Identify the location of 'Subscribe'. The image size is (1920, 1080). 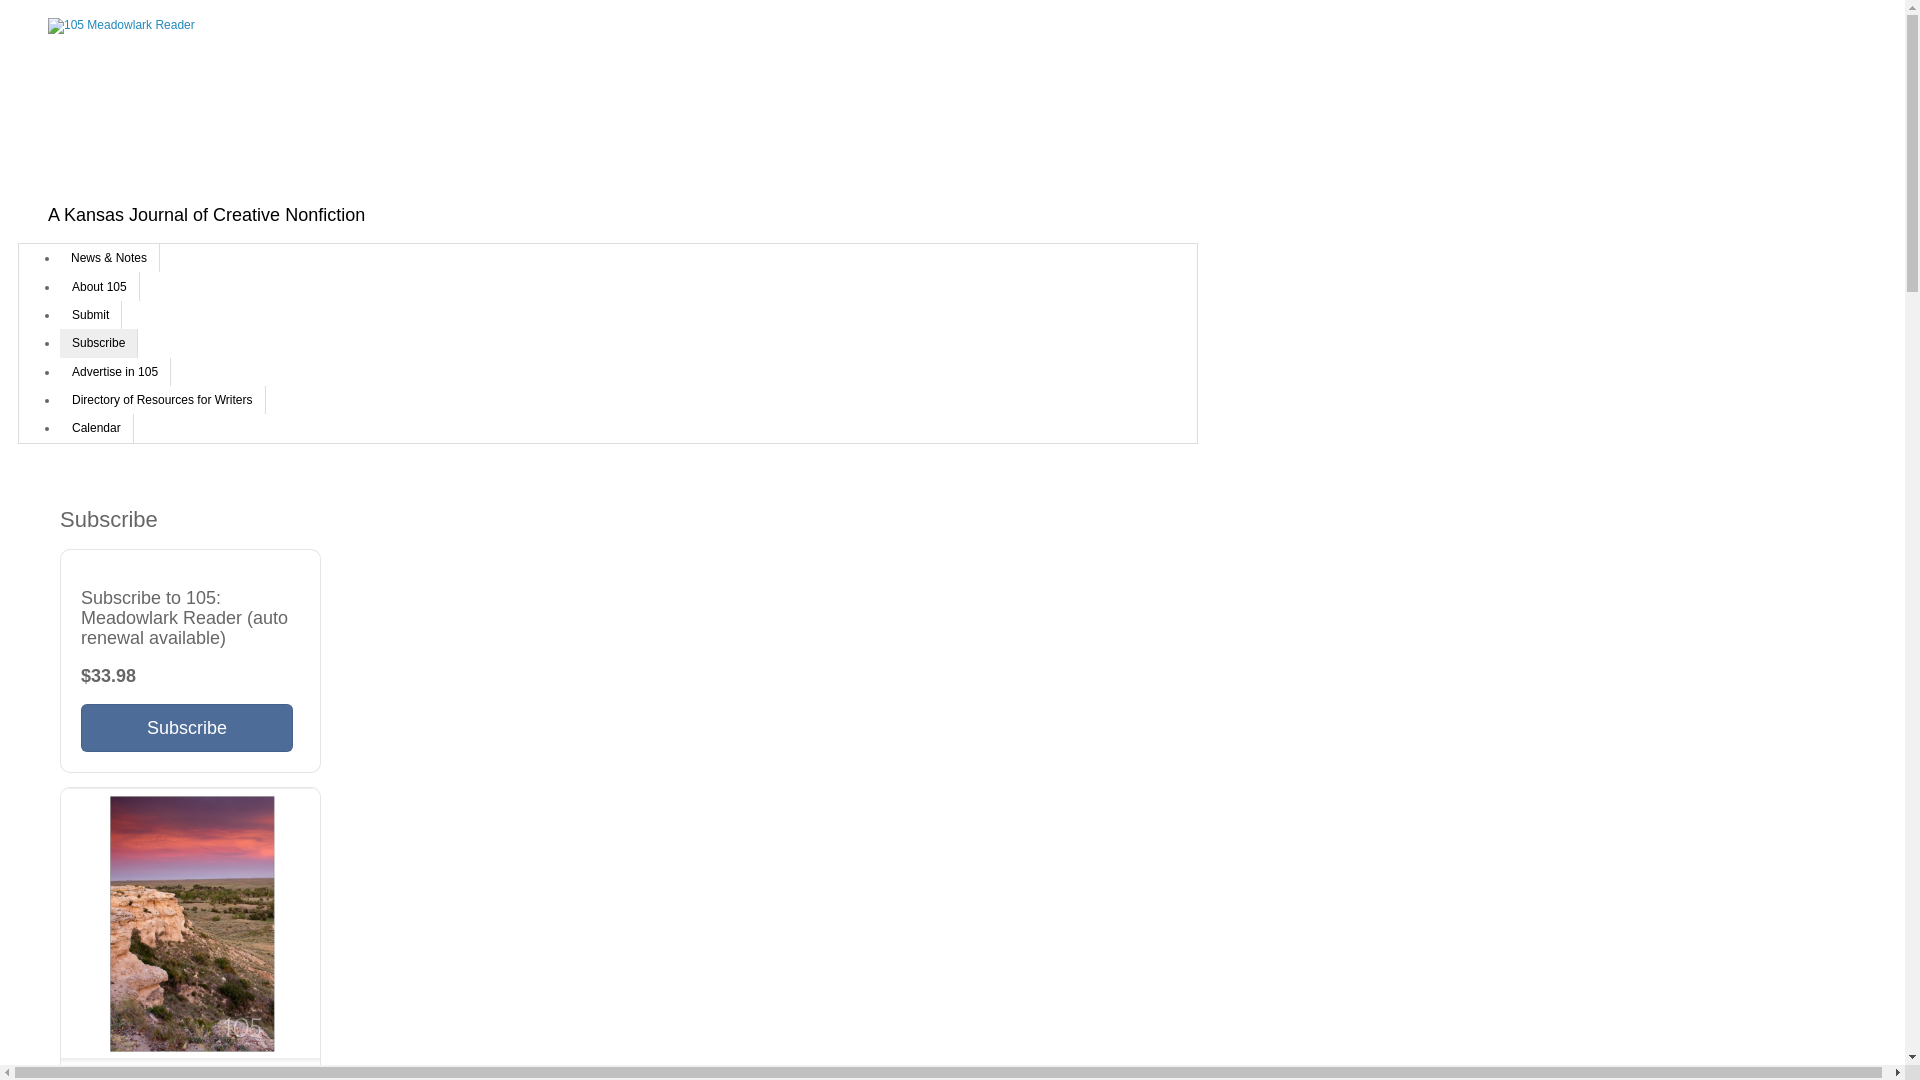
(97, 342).